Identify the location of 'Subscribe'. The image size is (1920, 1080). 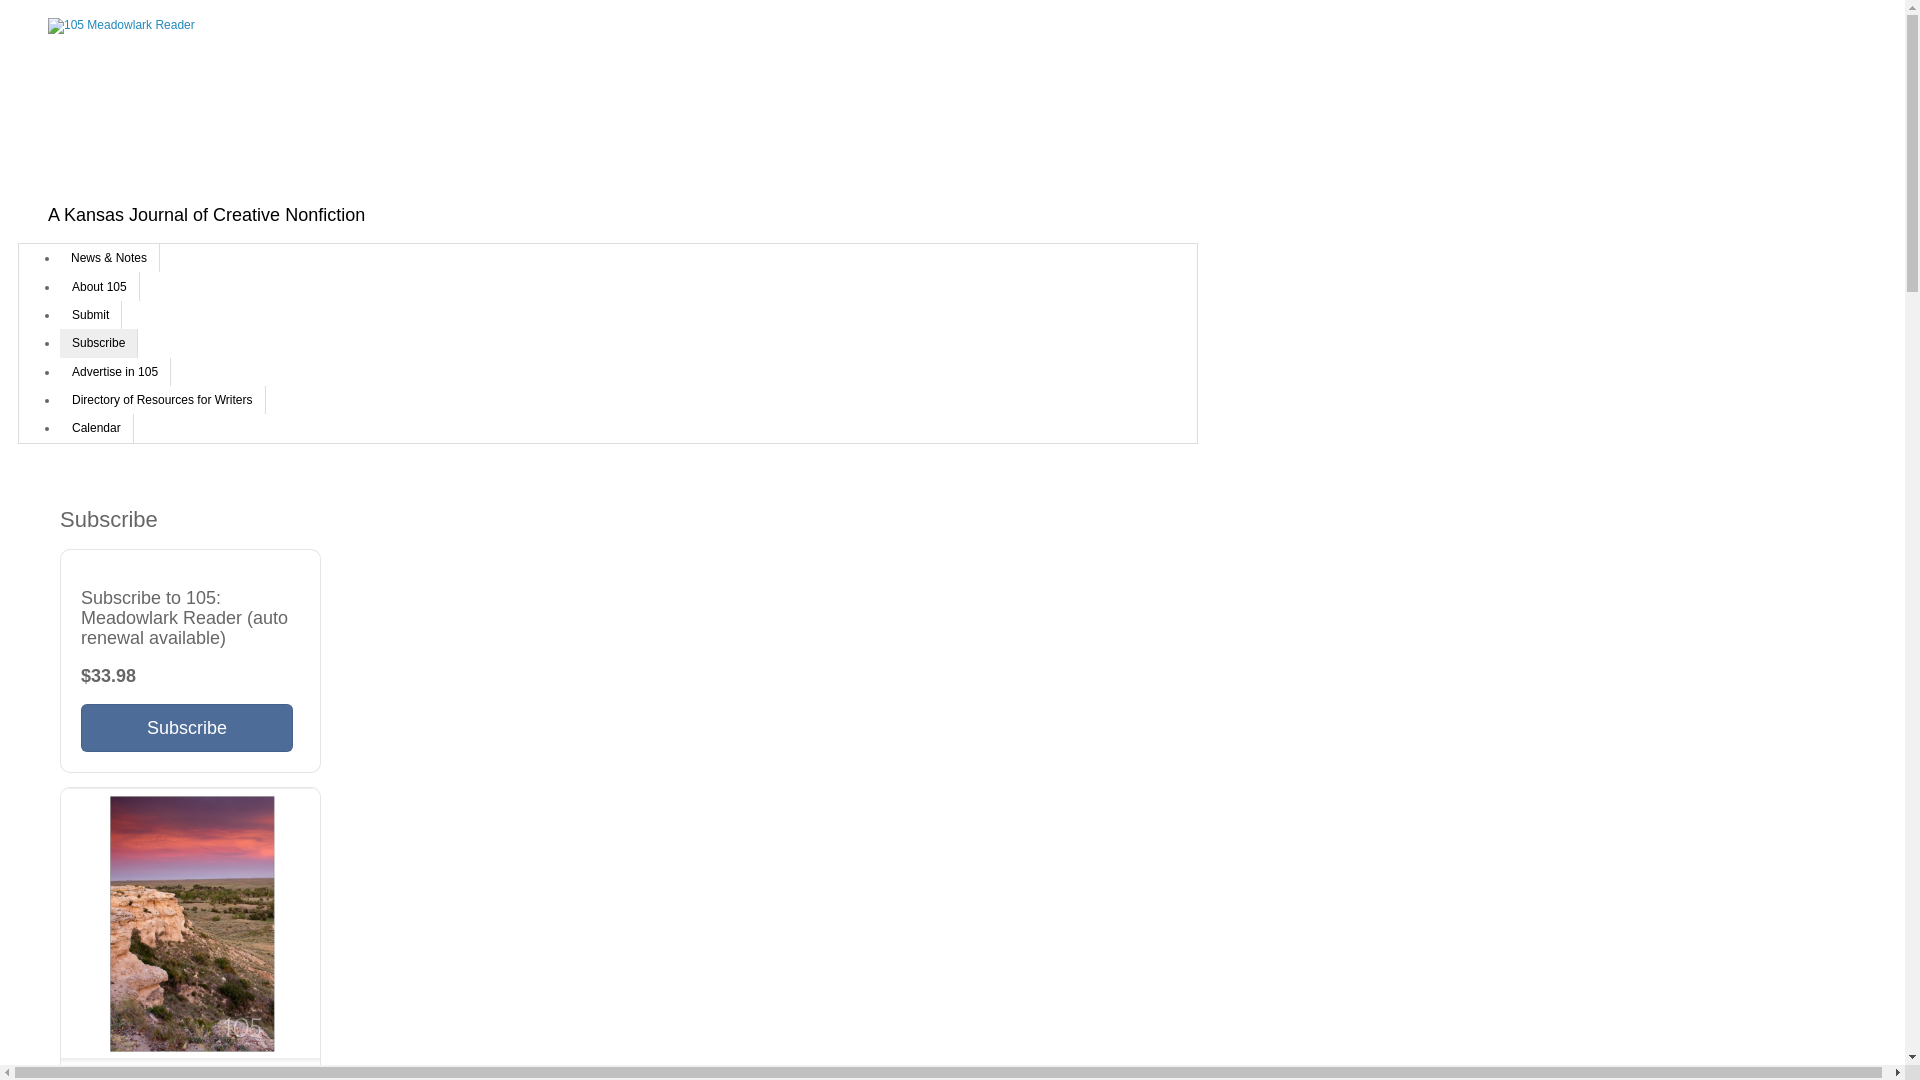
(97, 342).